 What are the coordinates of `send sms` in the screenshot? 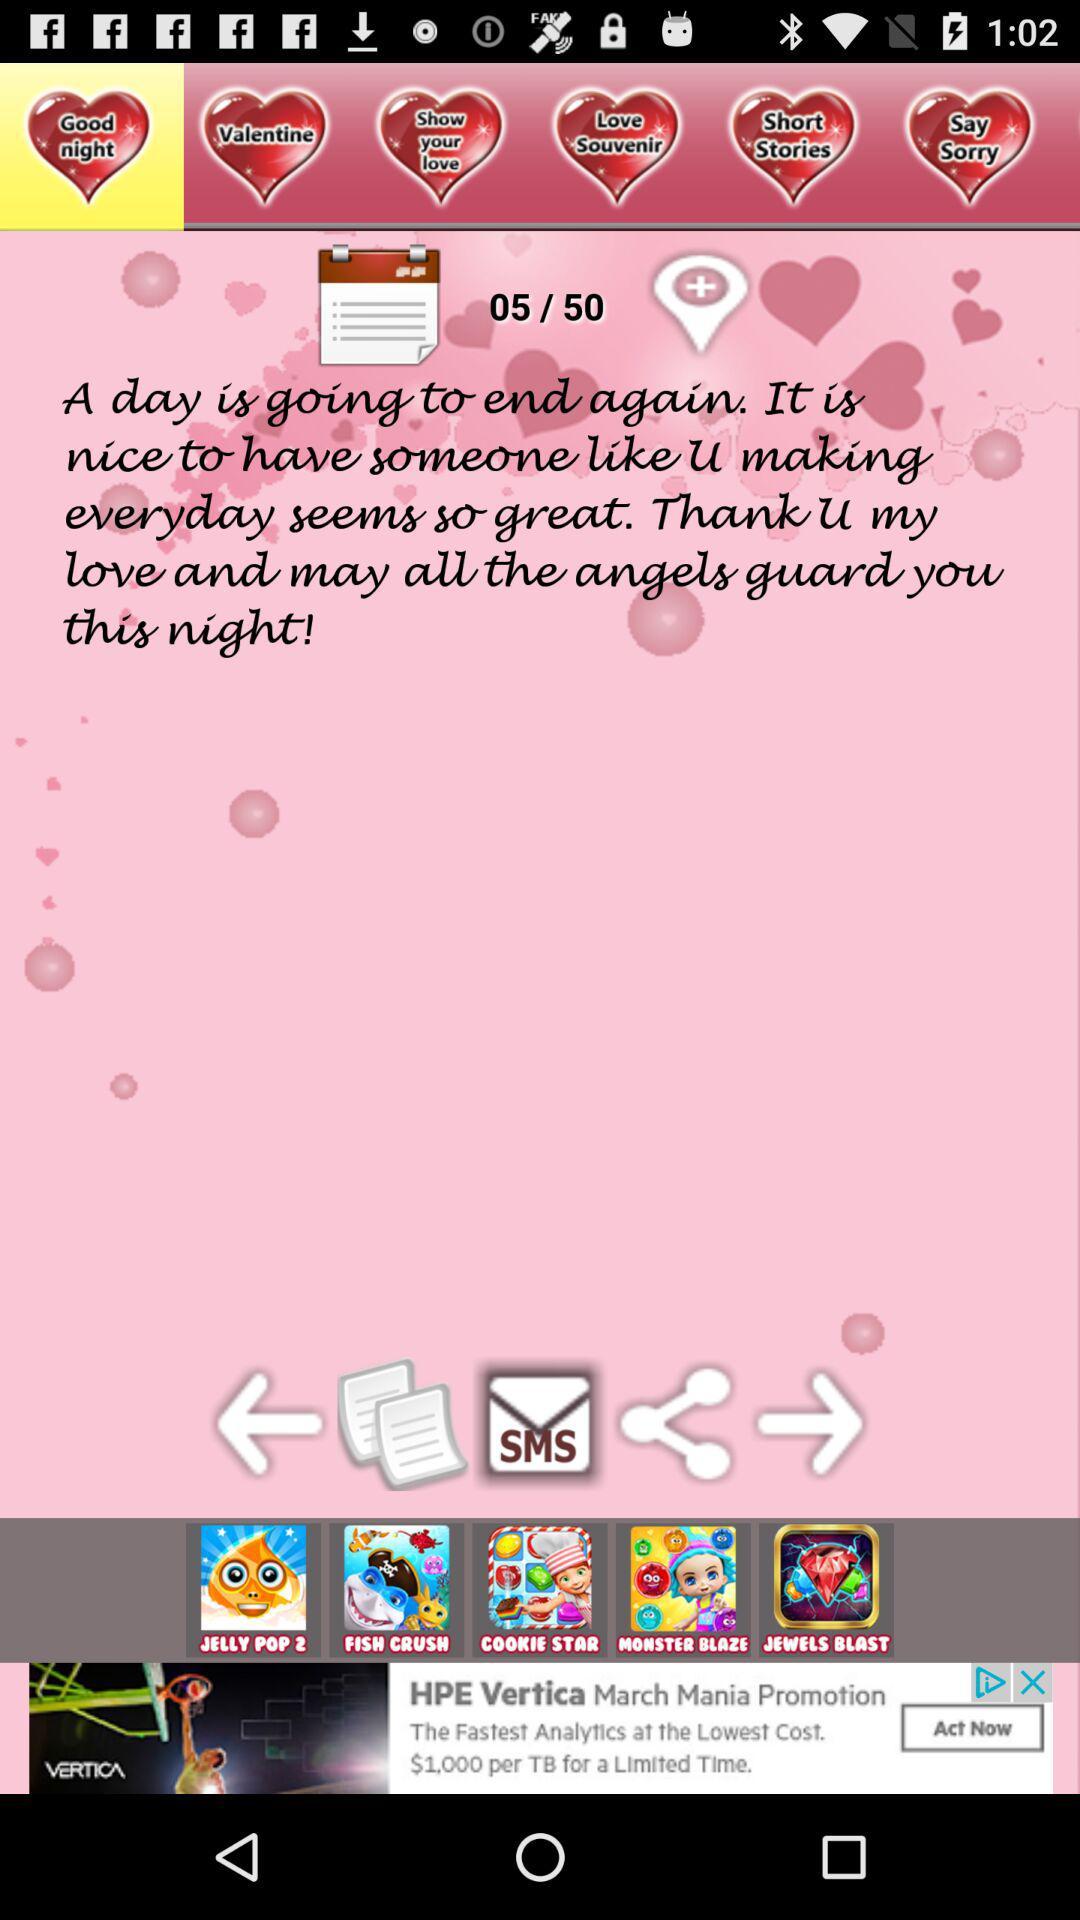 It's located at (540, 1422).